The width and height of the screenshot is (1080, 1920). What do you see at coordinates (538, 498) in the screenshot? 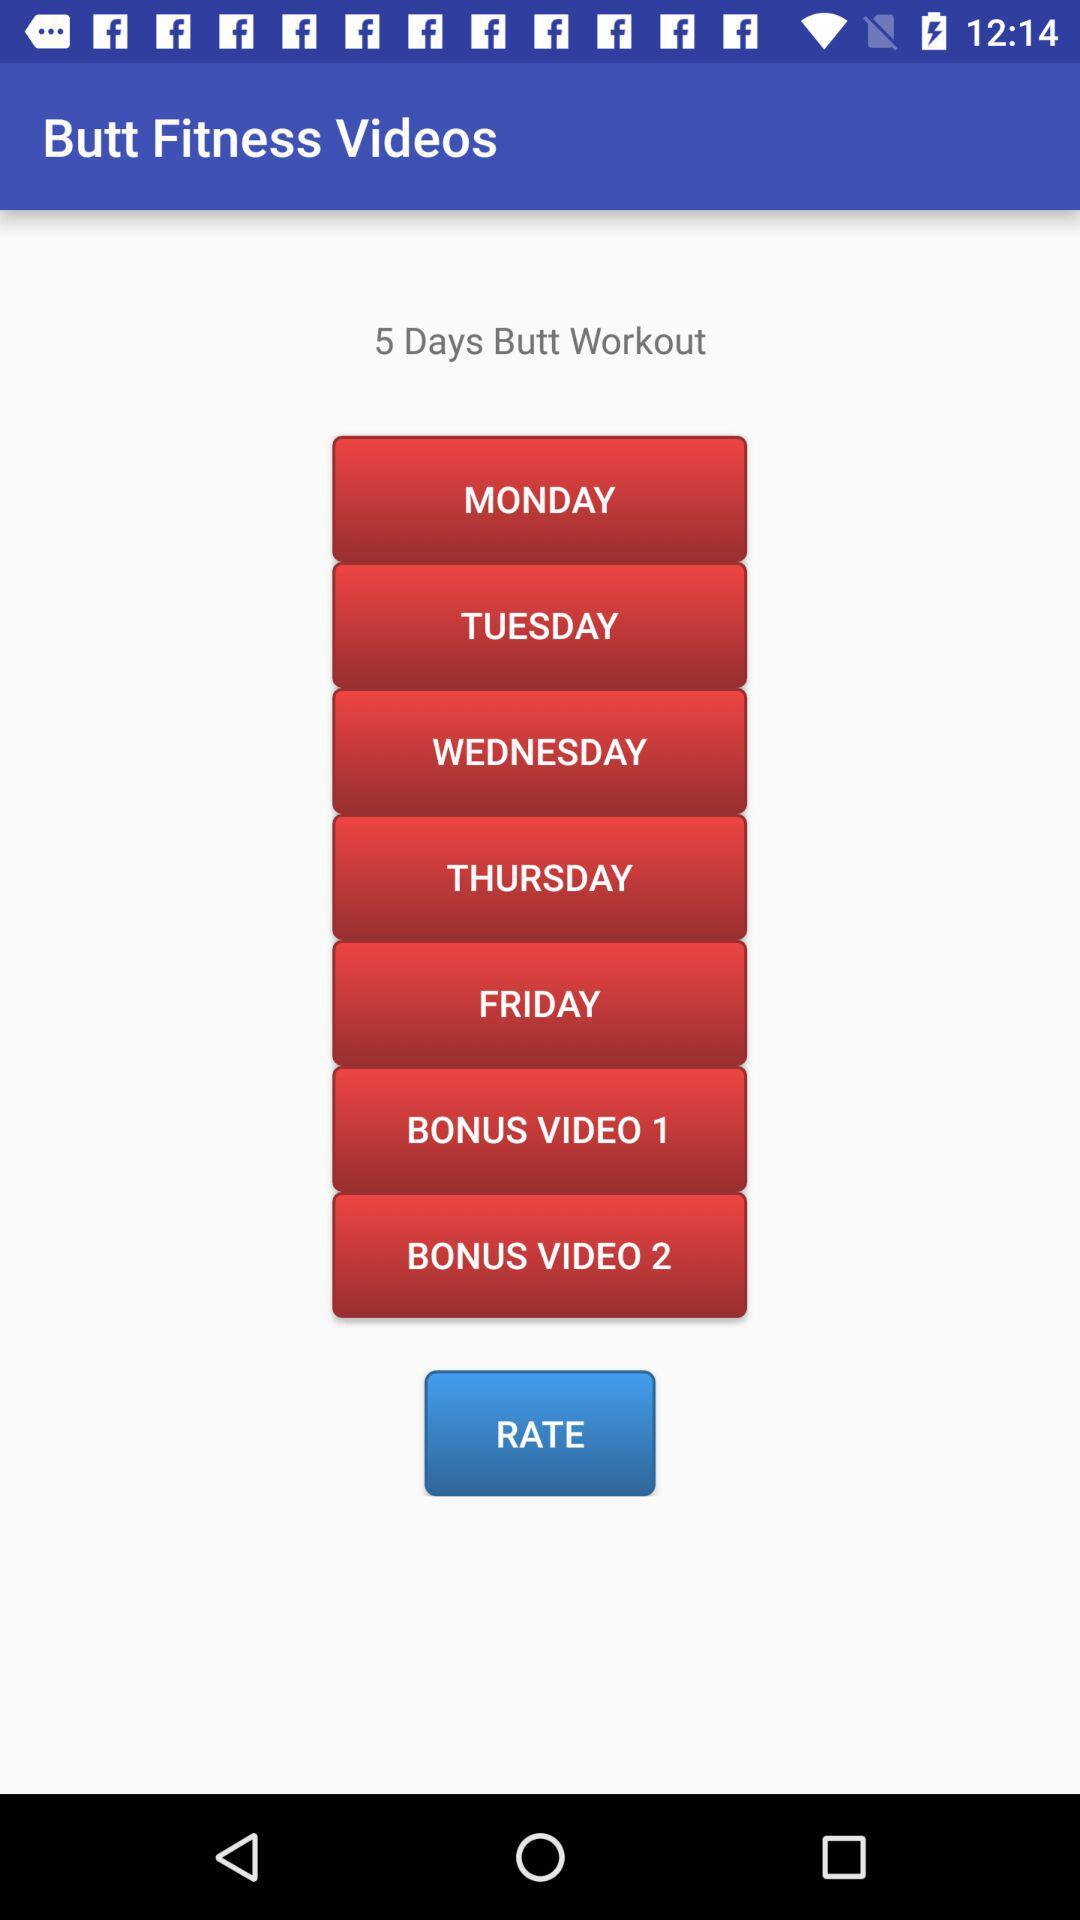
I see `the item above the tuesday icon` at bounding box center [538, 498].